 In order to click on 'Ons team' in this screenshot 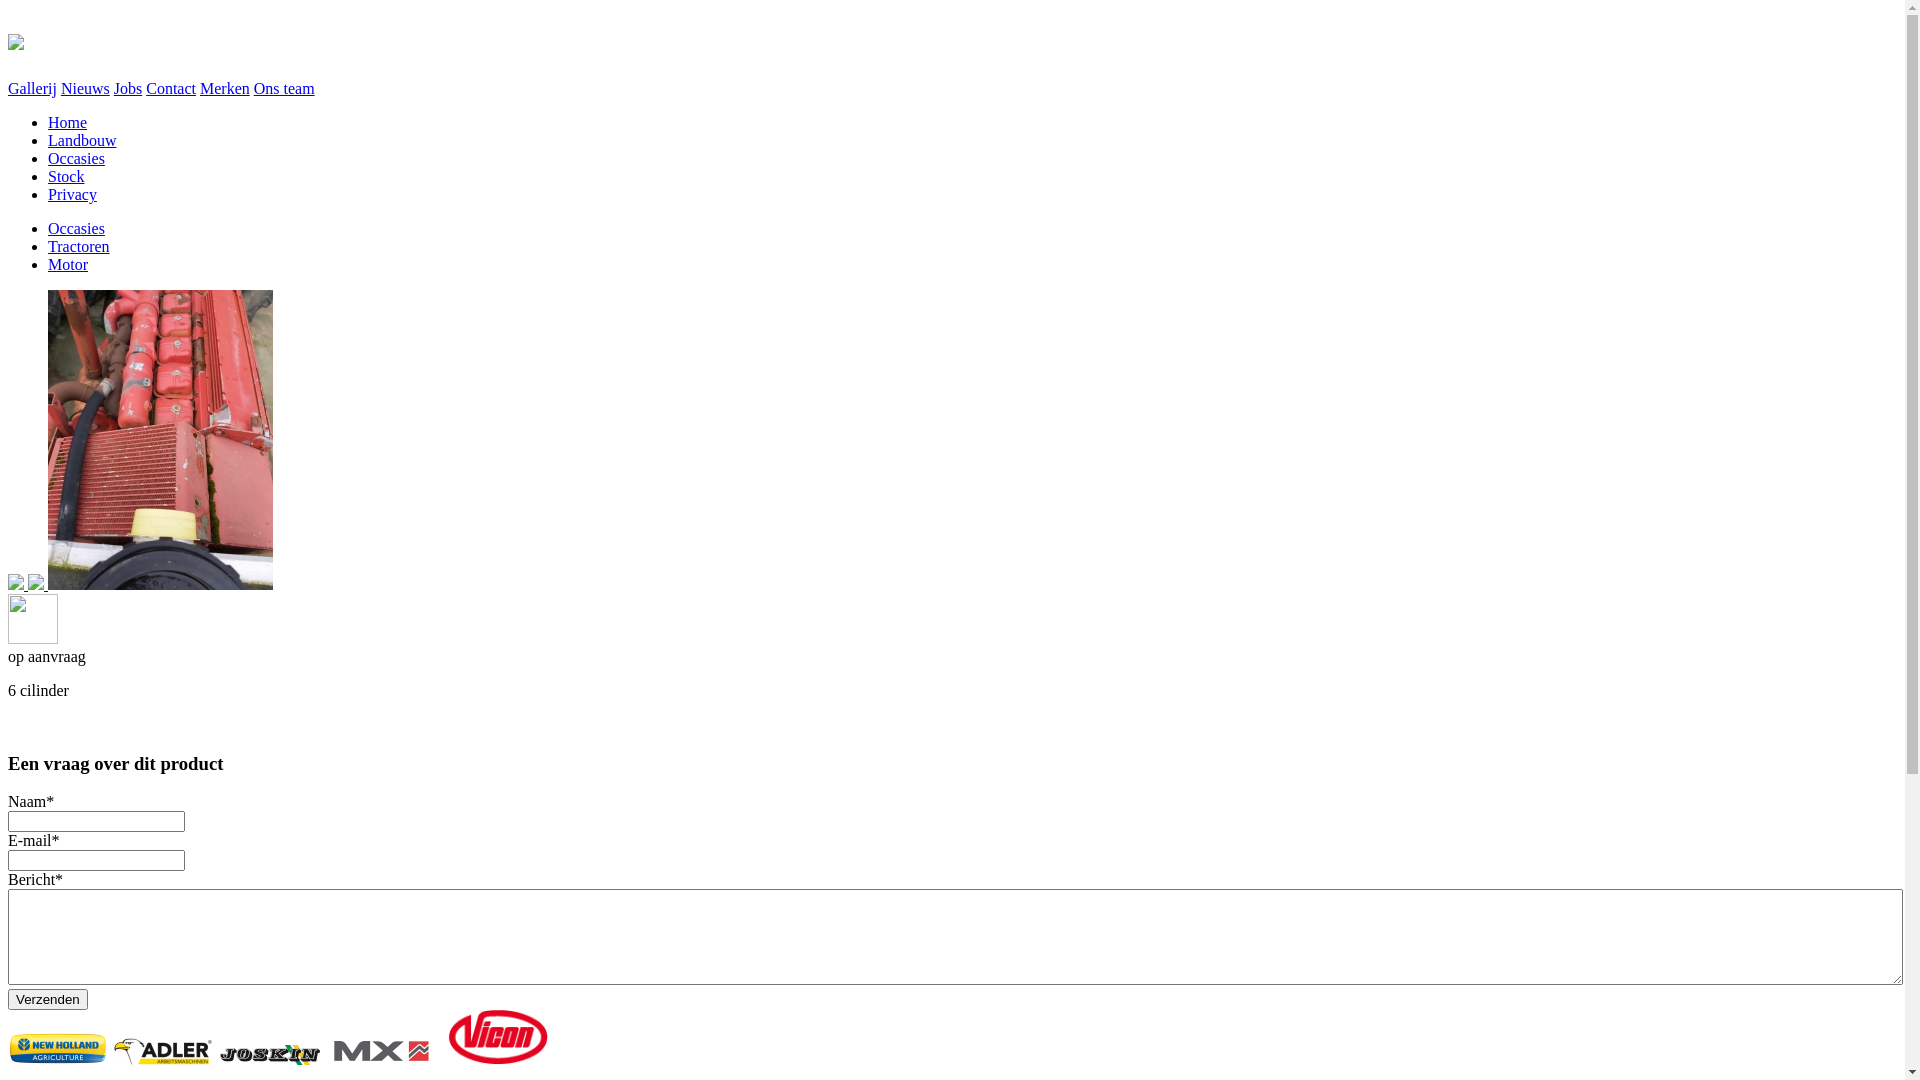, I will do `click(283, 87)`.